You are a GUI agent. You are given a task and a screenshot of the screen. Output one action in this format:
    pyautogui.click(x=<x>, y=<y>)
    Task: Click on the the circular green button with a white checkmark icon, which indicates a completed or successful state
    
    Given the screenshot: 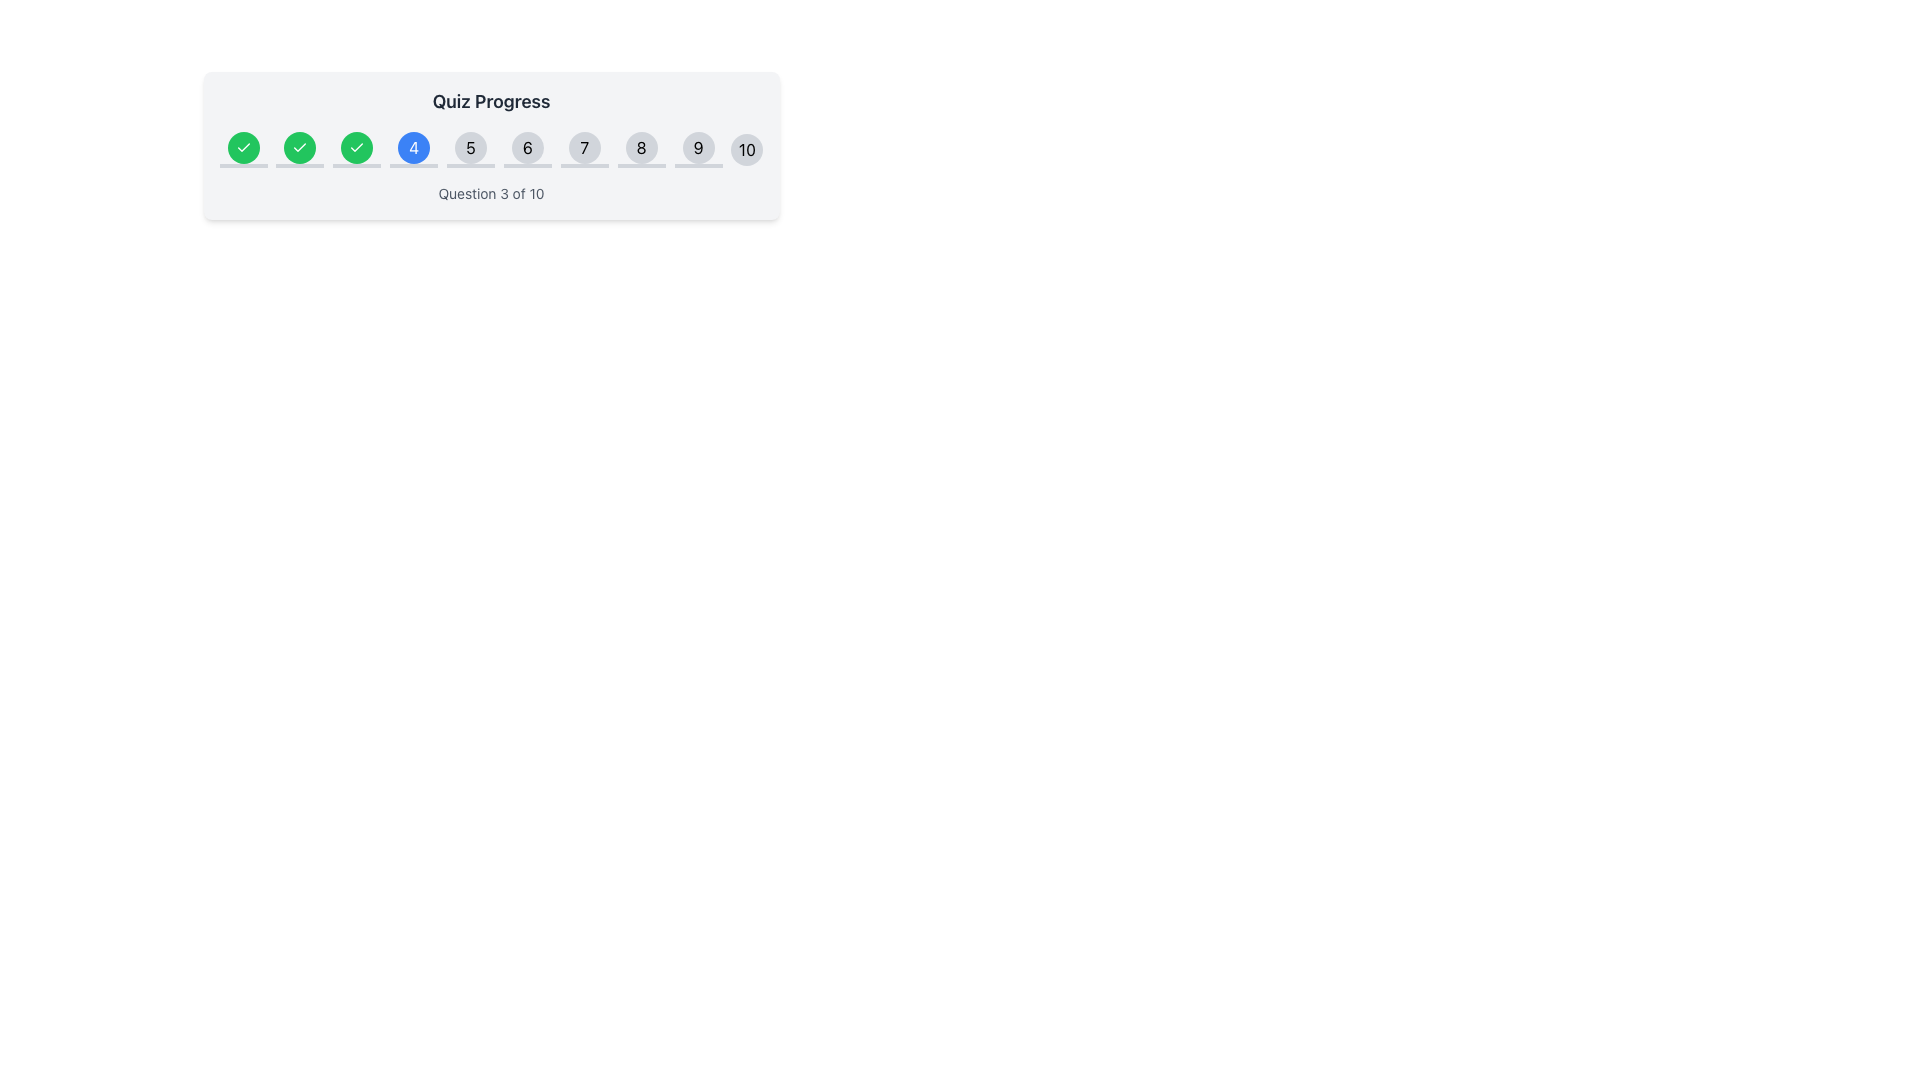 What is the action you would take?
    pyautogui.click(x=299, y=149)
    